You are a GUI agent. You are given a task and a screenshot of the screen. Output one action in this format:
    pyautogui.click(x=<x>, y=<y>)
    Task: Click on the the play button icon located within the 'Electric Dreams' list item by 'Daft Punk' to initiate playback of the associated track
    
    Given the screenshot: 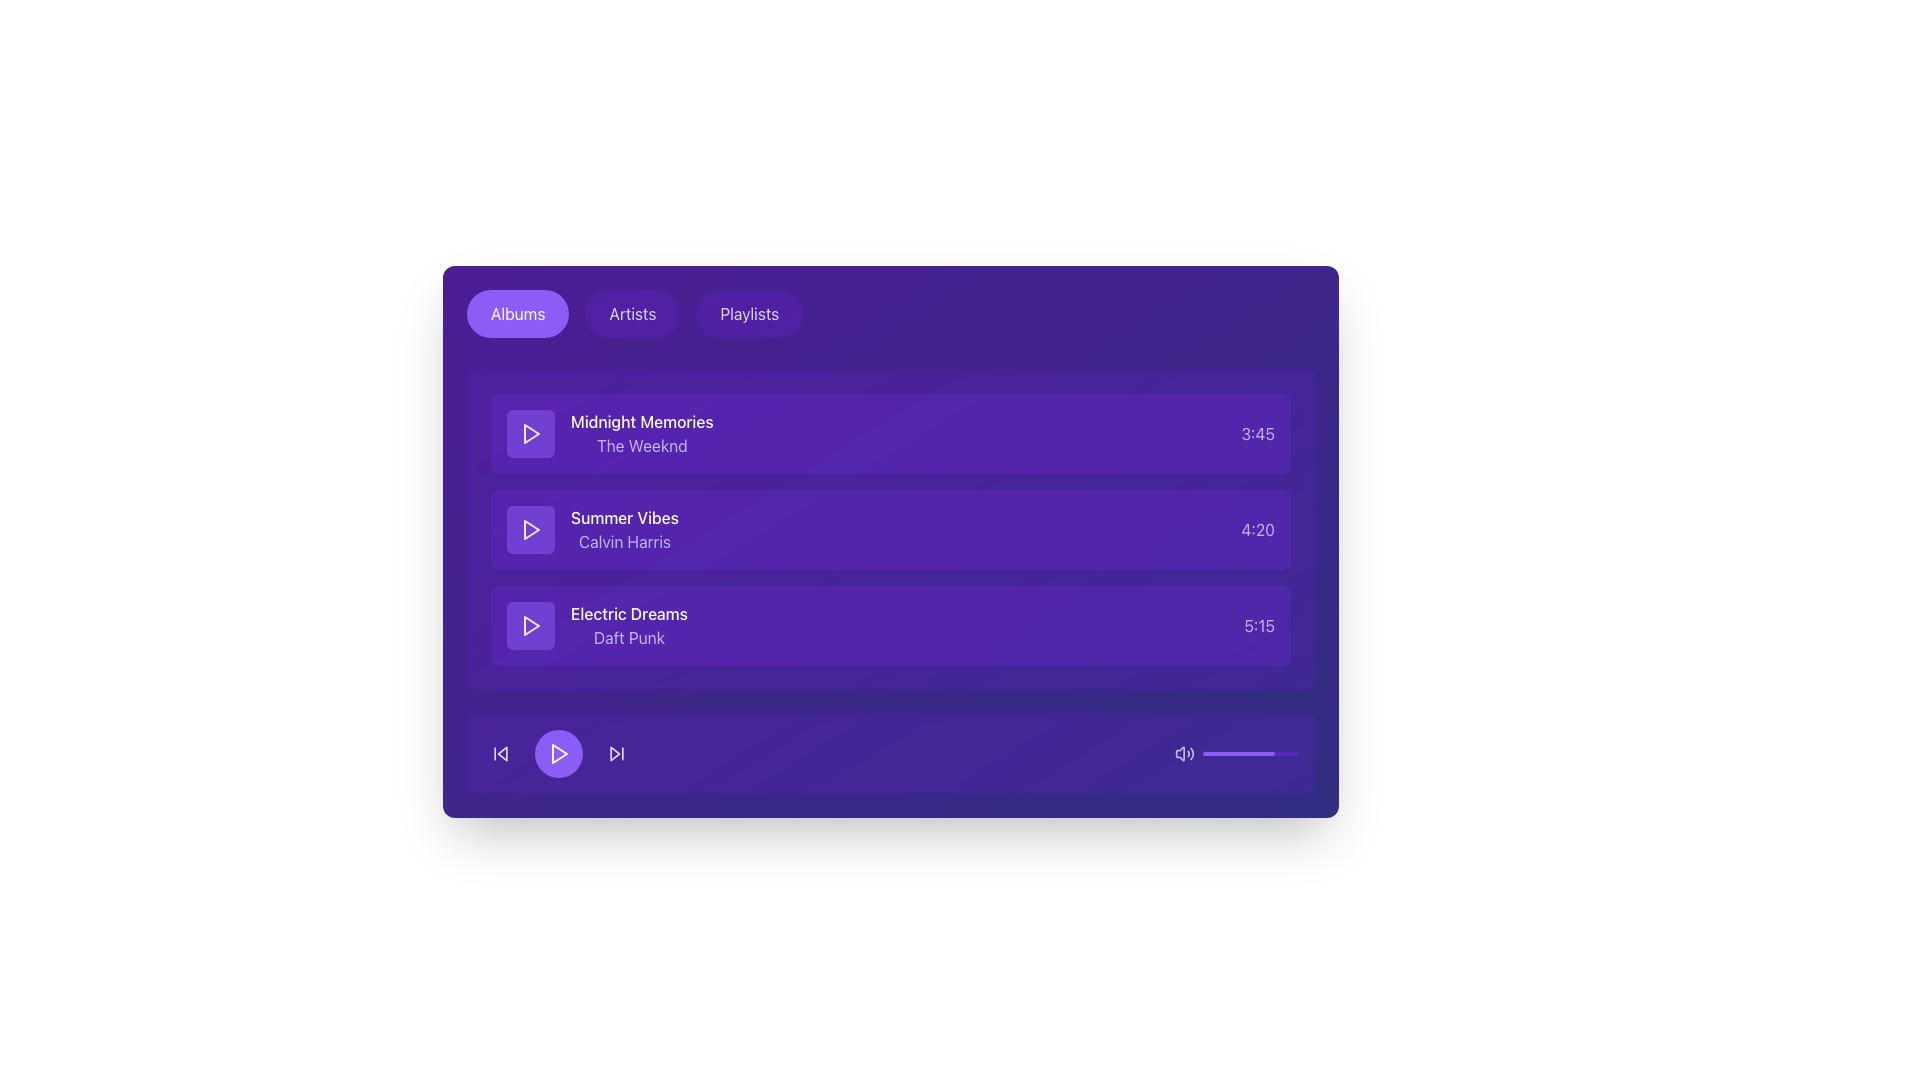 What is the action you would take?
    pyautogui.click(x=532, y=624)
    